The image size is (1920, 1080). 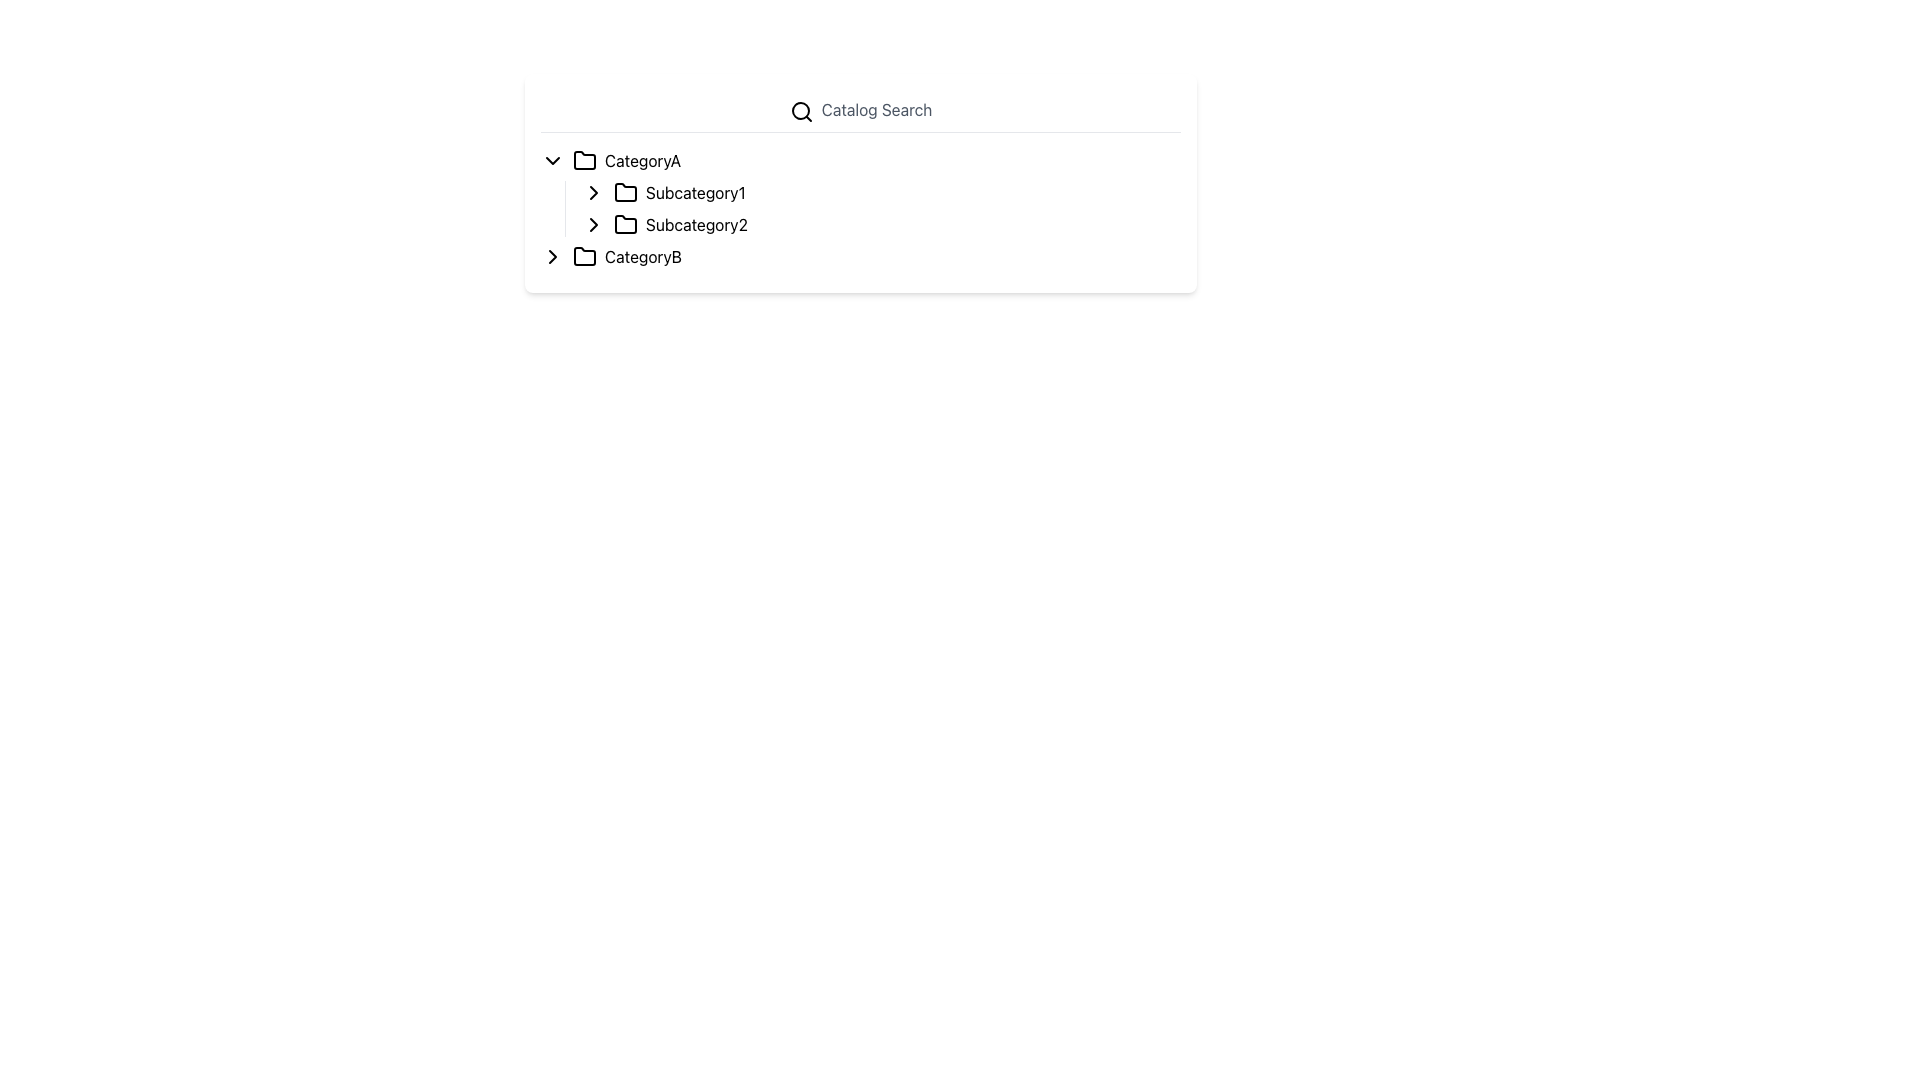 What do you see at coordinates (624, 192) in the screenshot?
I see `the folder icon representing the subcategory next to the 'Subcategory1' label` at bounding box center [624, 192].